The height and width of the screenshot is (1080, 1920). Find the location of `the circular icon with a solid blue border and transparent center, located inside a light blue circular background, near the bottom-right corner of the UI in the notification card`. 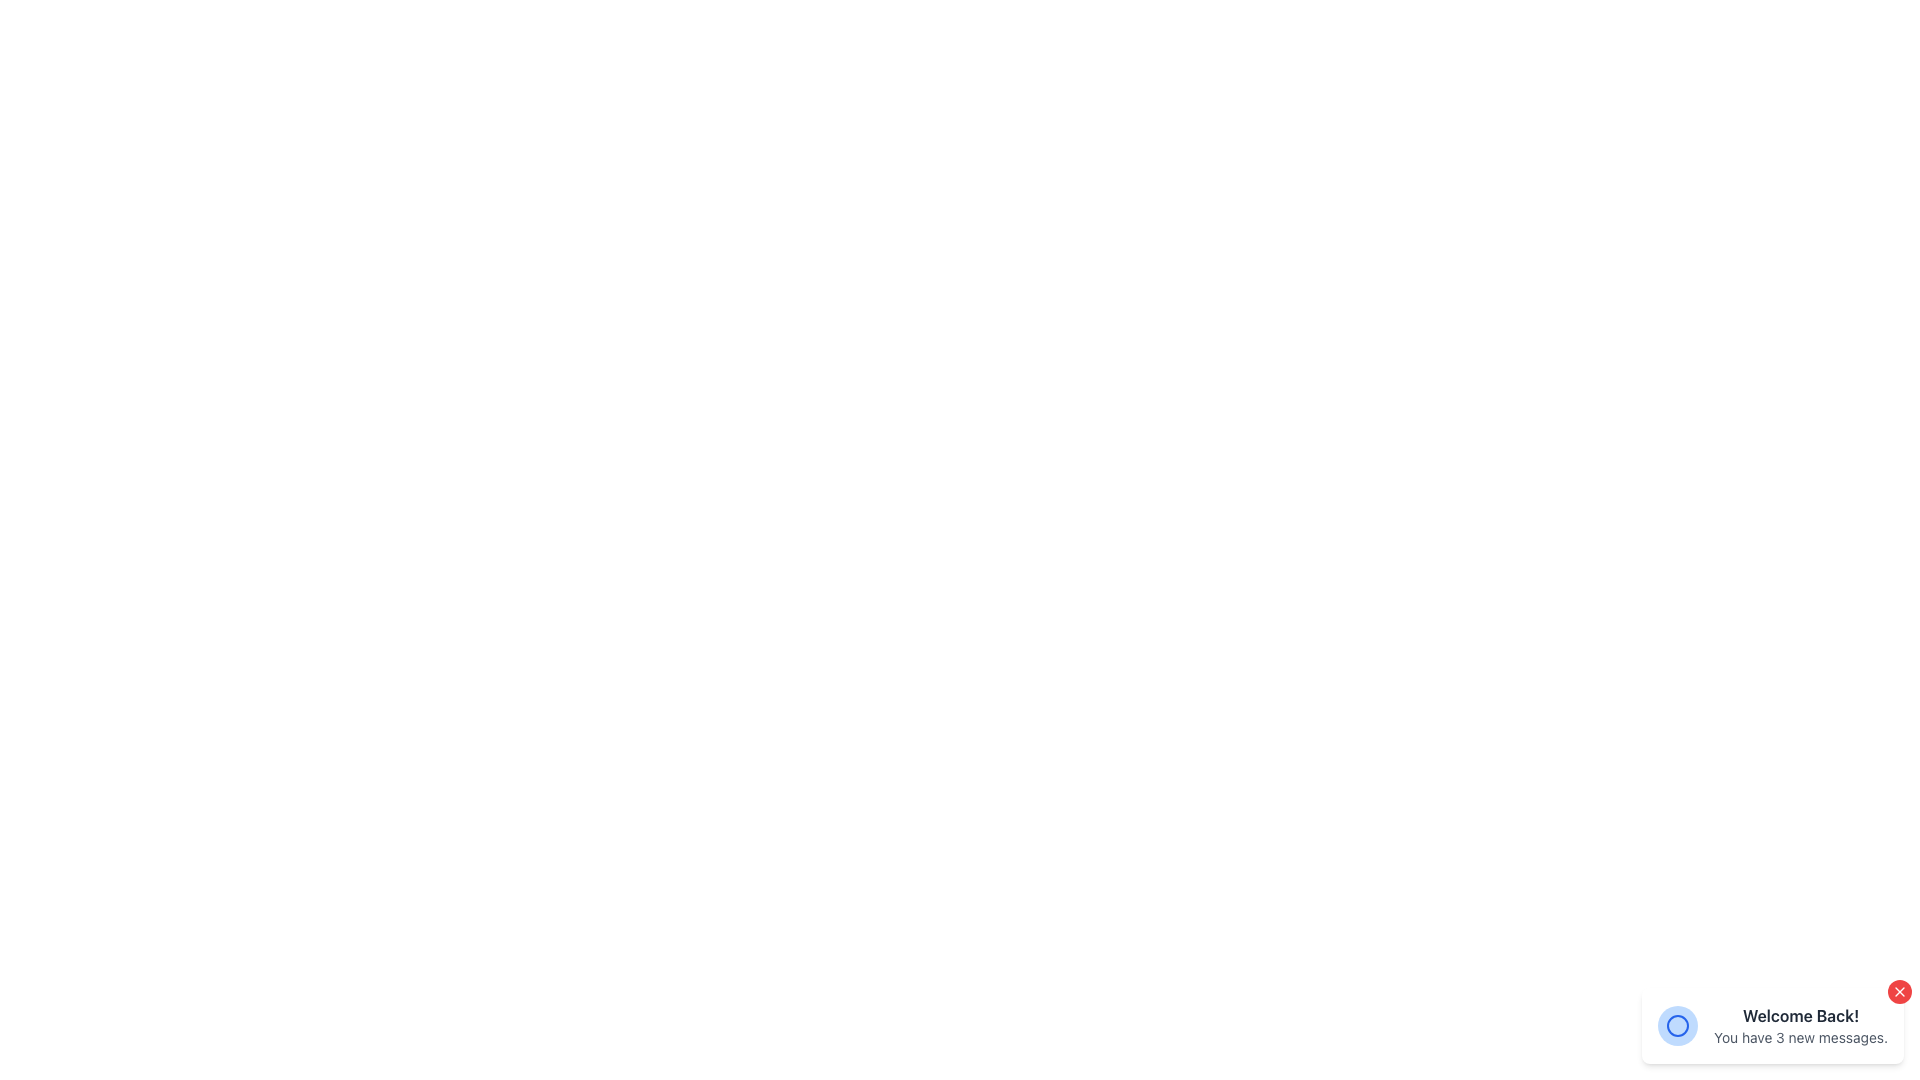

the circular icon with a solid blue border and transparent center, located inside a light blue circular background, near the bottom-right corner of the UI in the notification card is located at coordinates (1678, 1026).